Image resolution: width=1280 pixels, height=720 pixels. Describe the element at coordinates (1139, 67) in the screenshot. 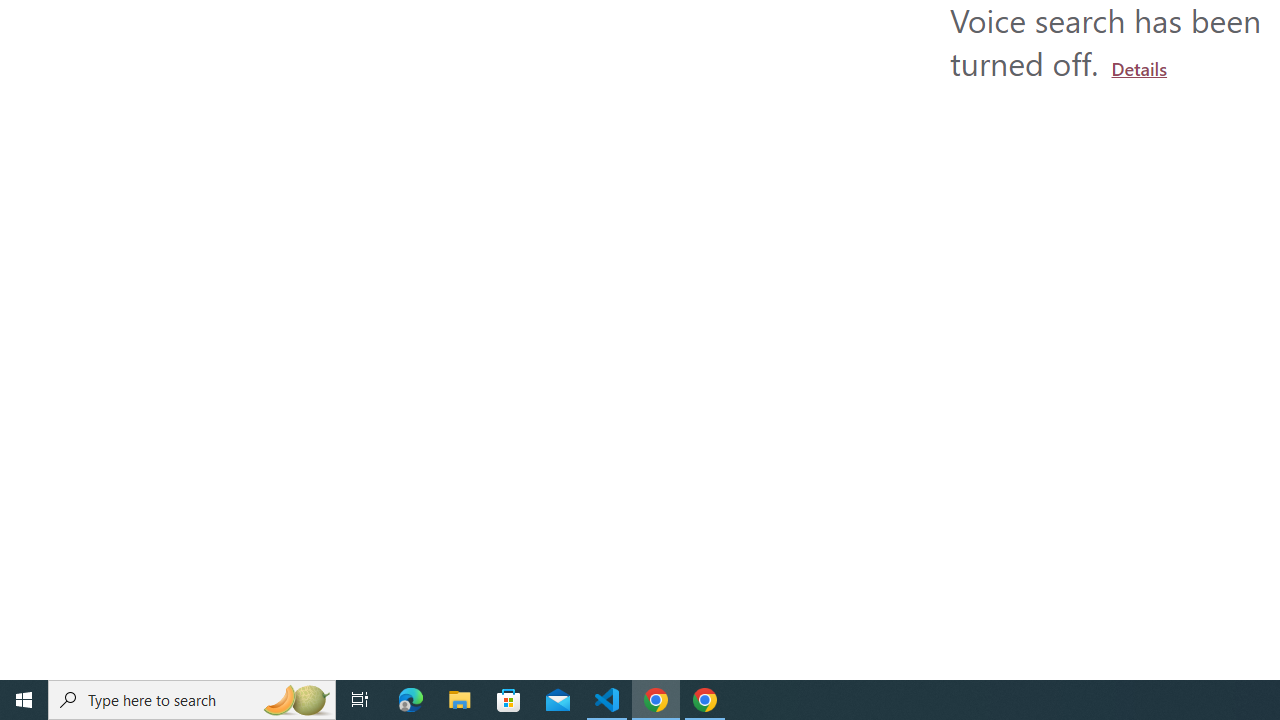

I see `'Learn more about using a microphone'` at that location.